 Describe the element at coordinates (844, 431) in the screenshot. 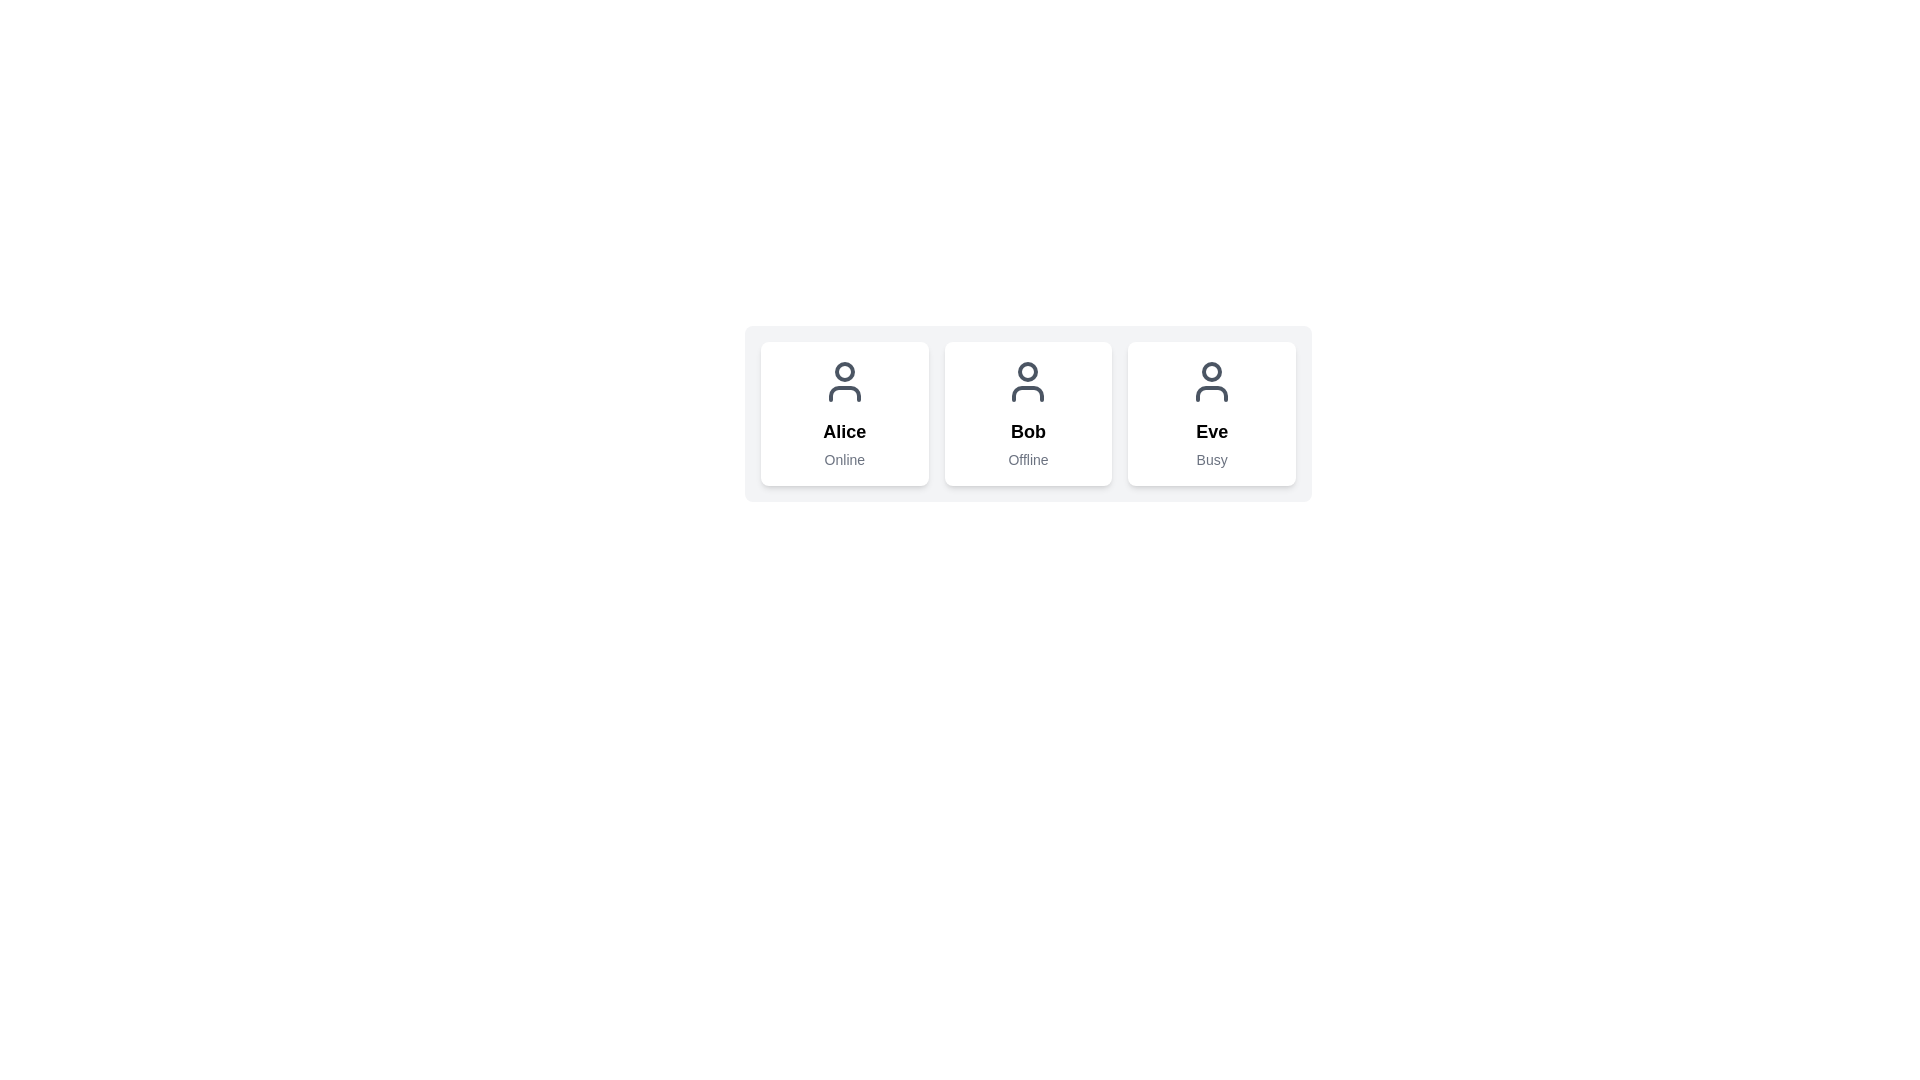

I see `the text label displaying 'Alice', which is centrally positioned in the card and styled in bold font` at that location.